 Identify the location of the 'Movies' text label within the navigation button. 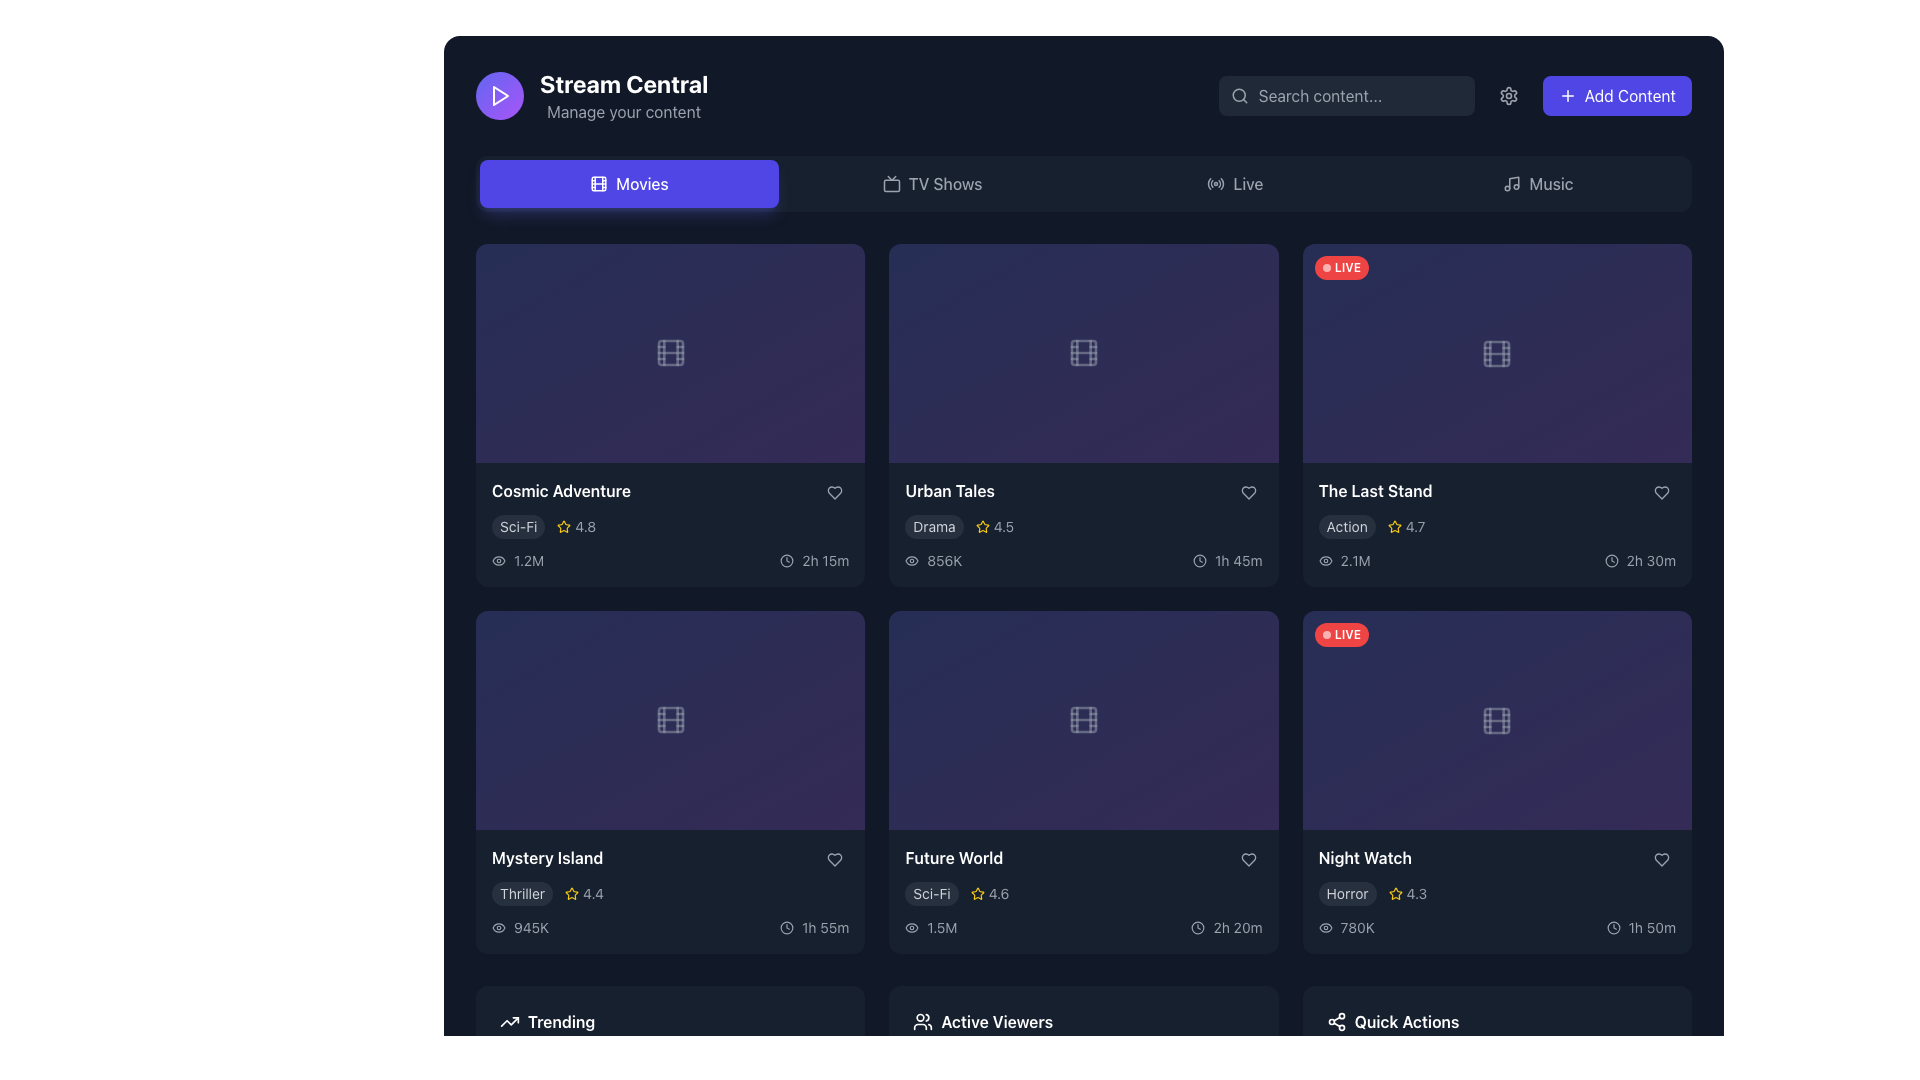
(642, 184).